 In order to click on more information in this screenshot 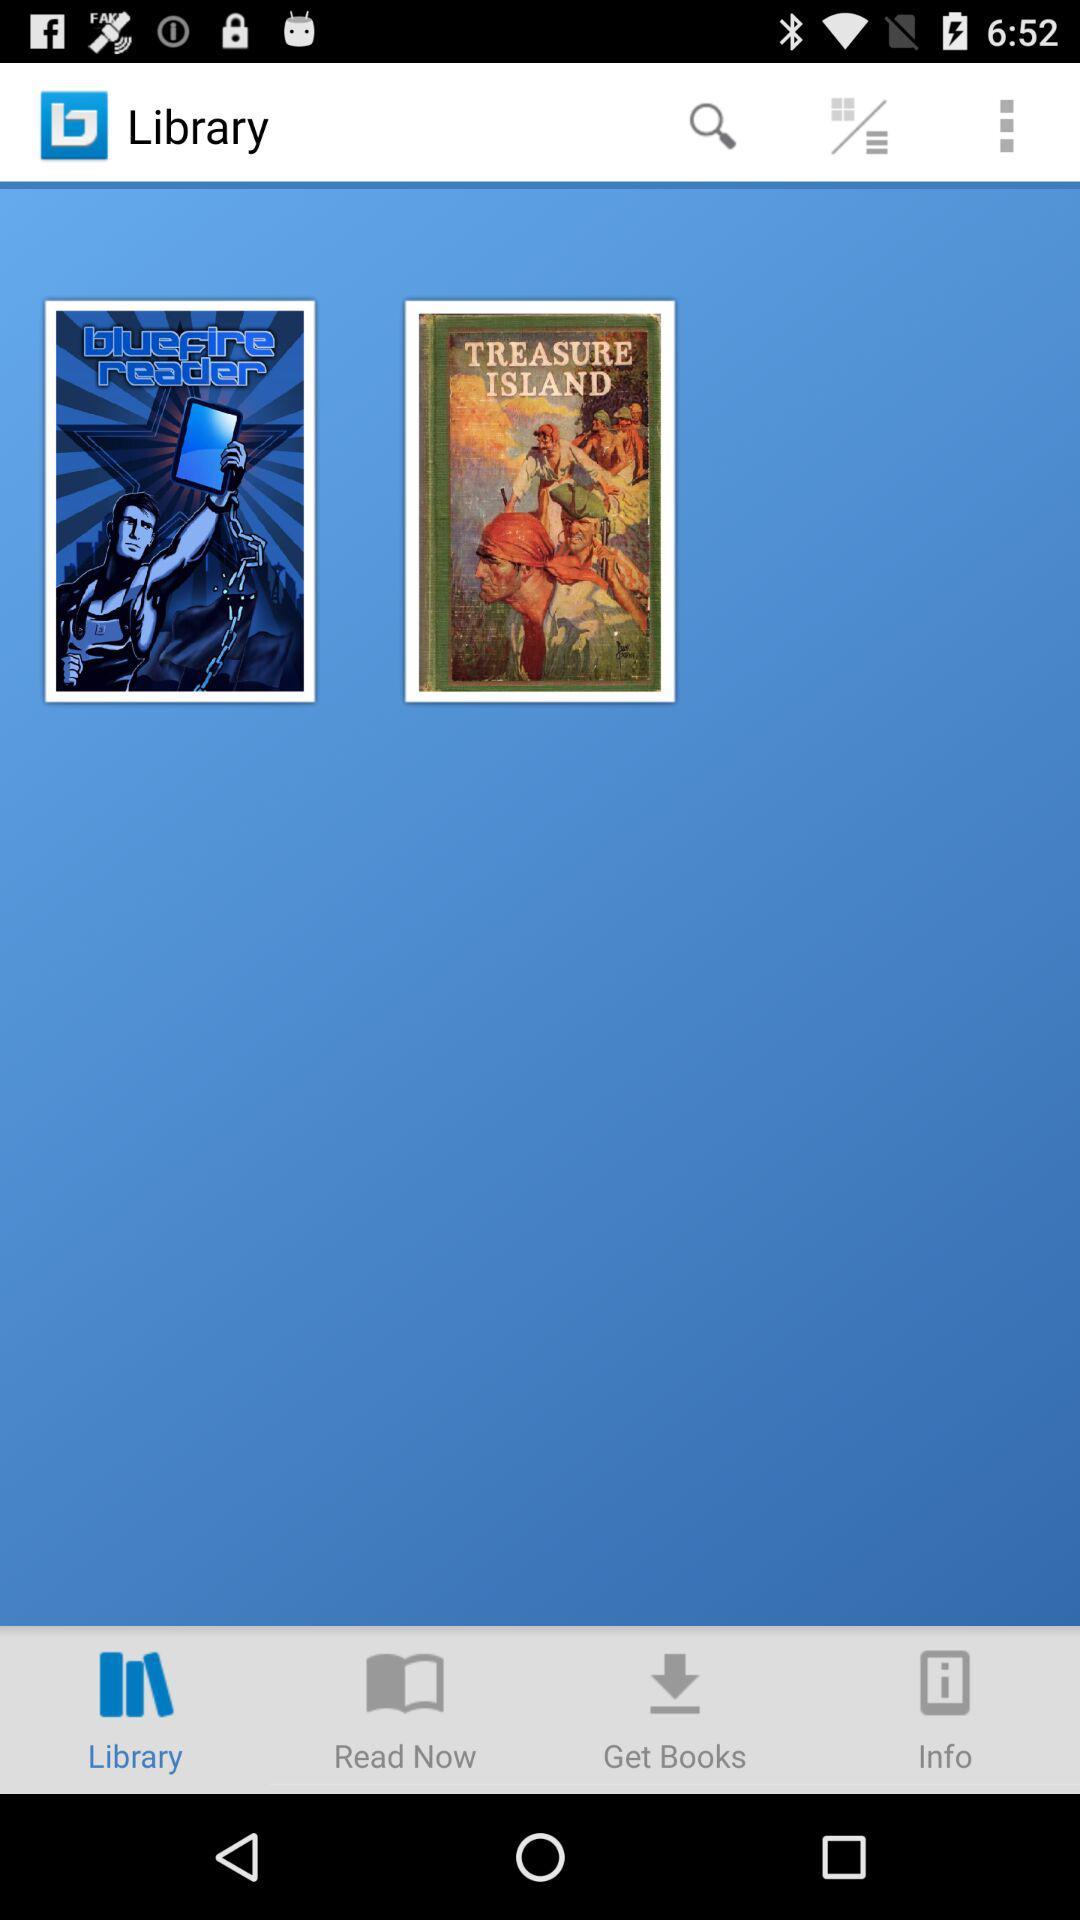, I will do `click(945, 1708)`.